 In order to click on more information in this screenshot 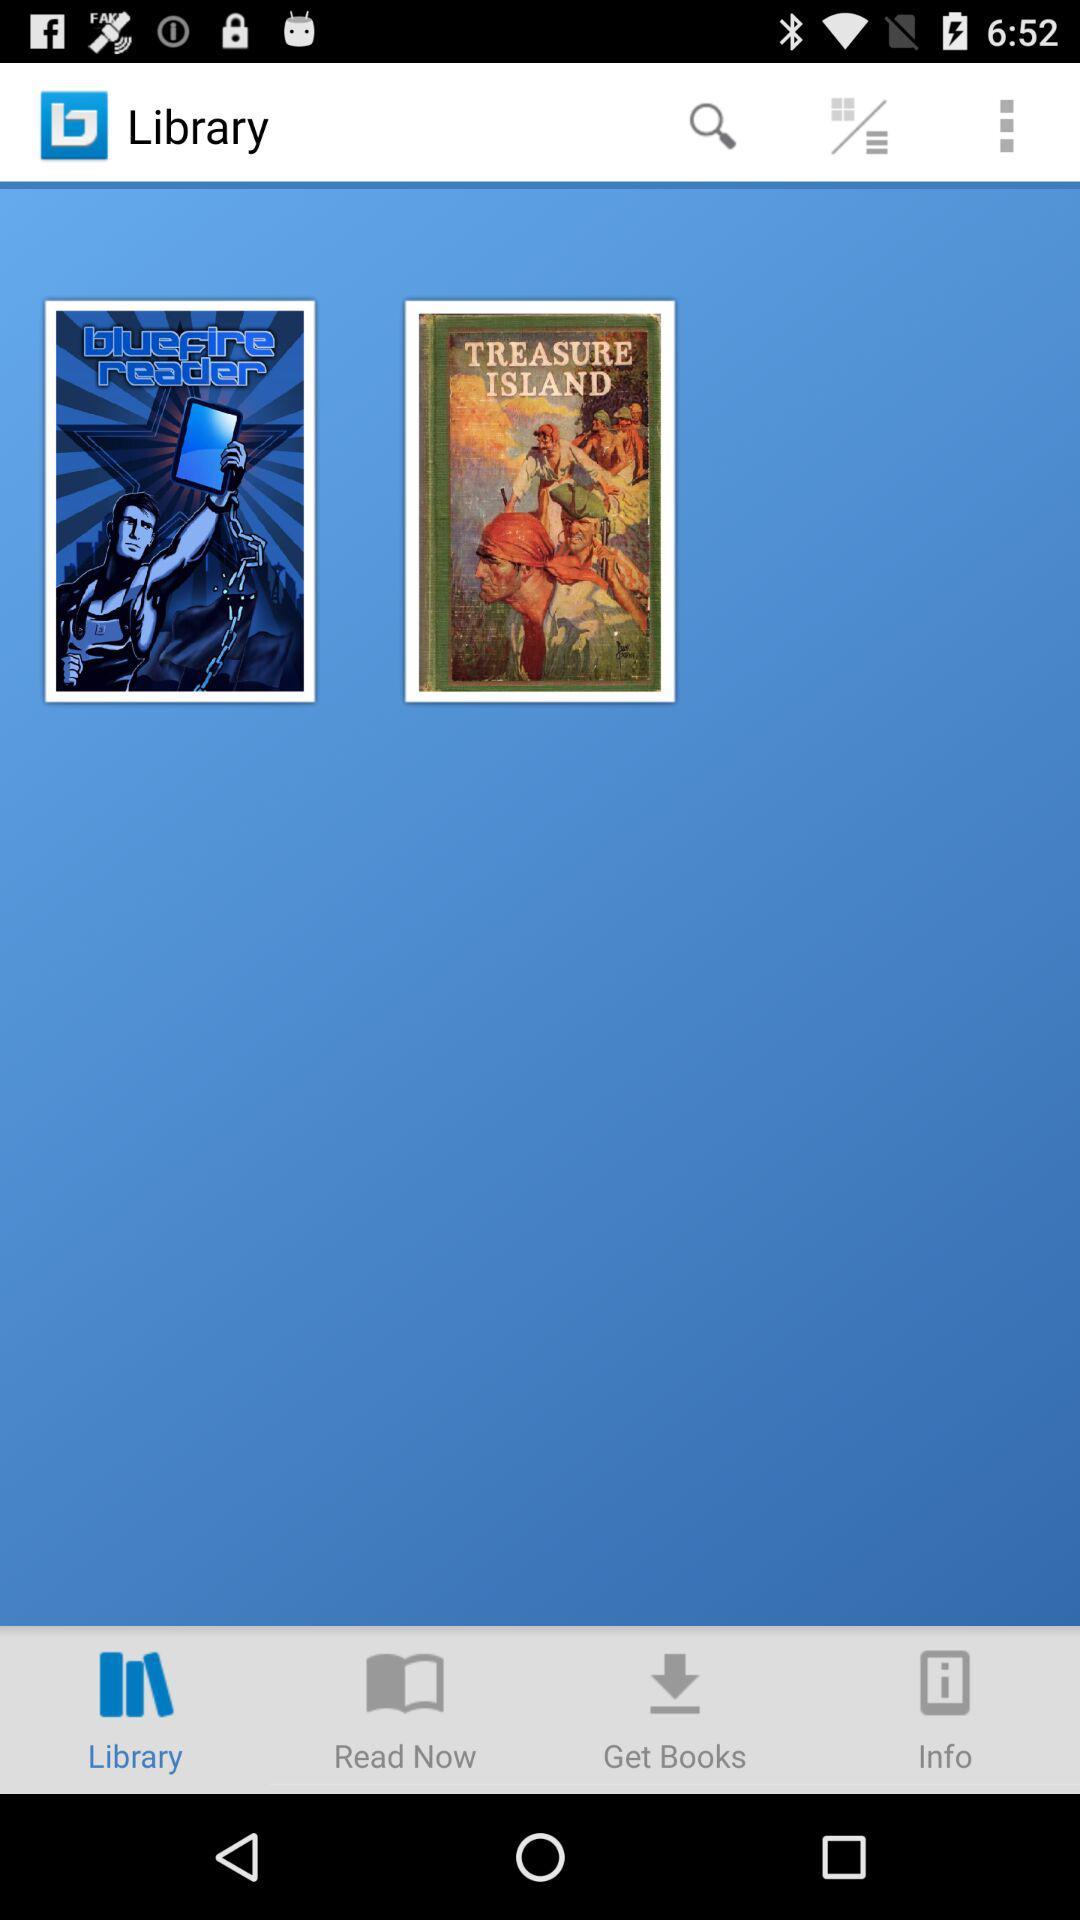, I will do `click(945, 1708)`.